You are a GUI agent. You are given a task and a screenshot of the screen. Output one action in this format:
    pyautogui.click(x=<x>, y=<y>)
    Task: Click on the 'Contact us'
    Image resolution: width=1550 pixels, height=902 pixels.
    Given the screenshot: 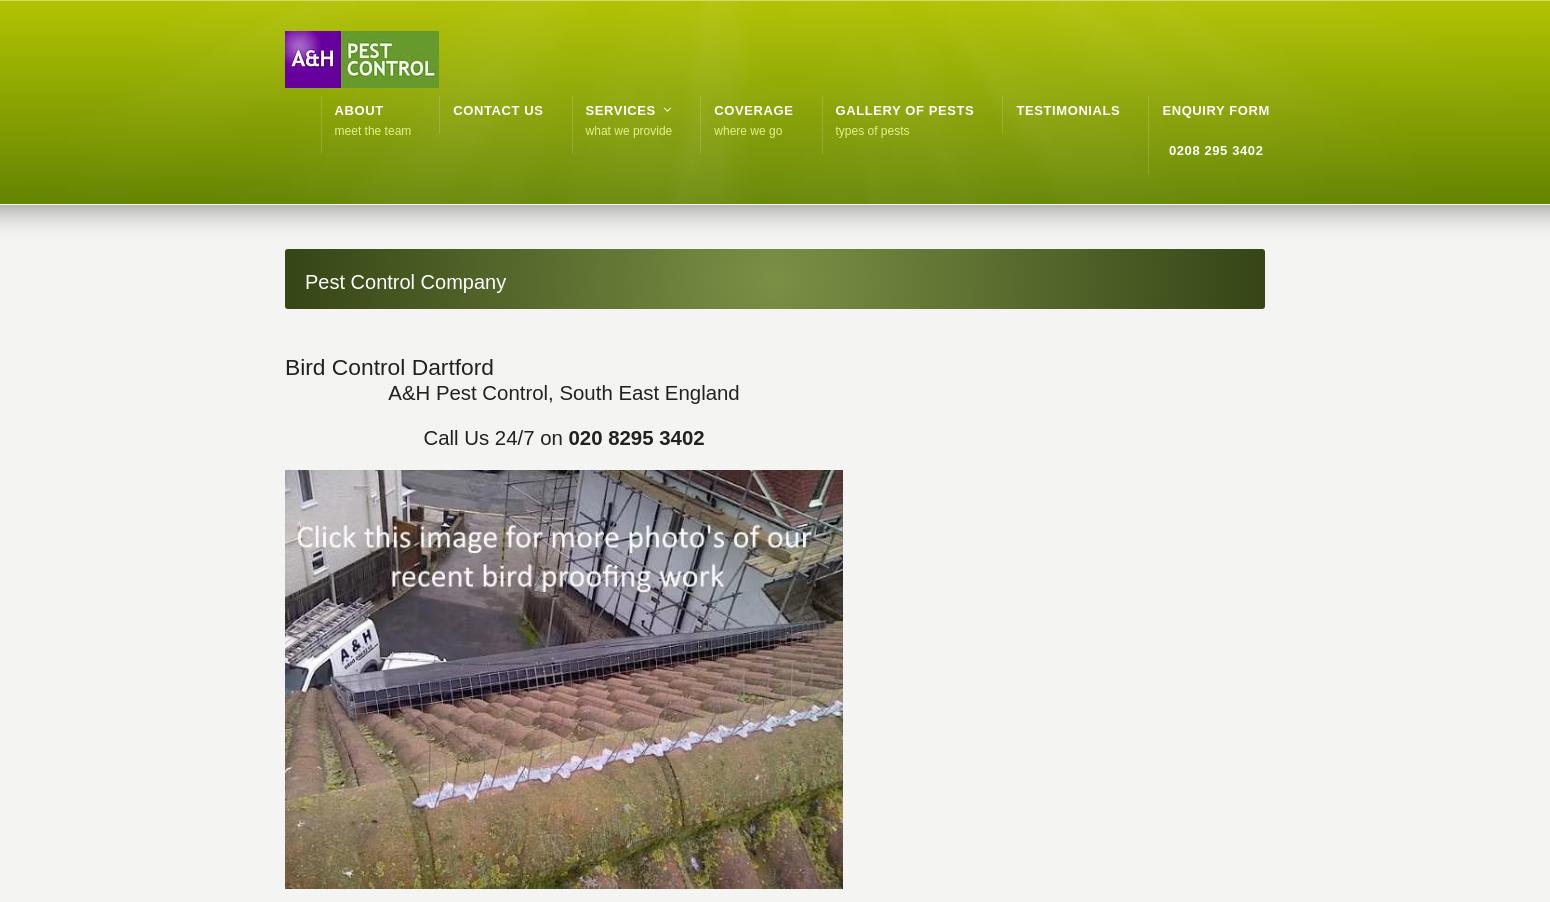 What is the action you would take?
    pyautogui.click(x=497, y=110)
    